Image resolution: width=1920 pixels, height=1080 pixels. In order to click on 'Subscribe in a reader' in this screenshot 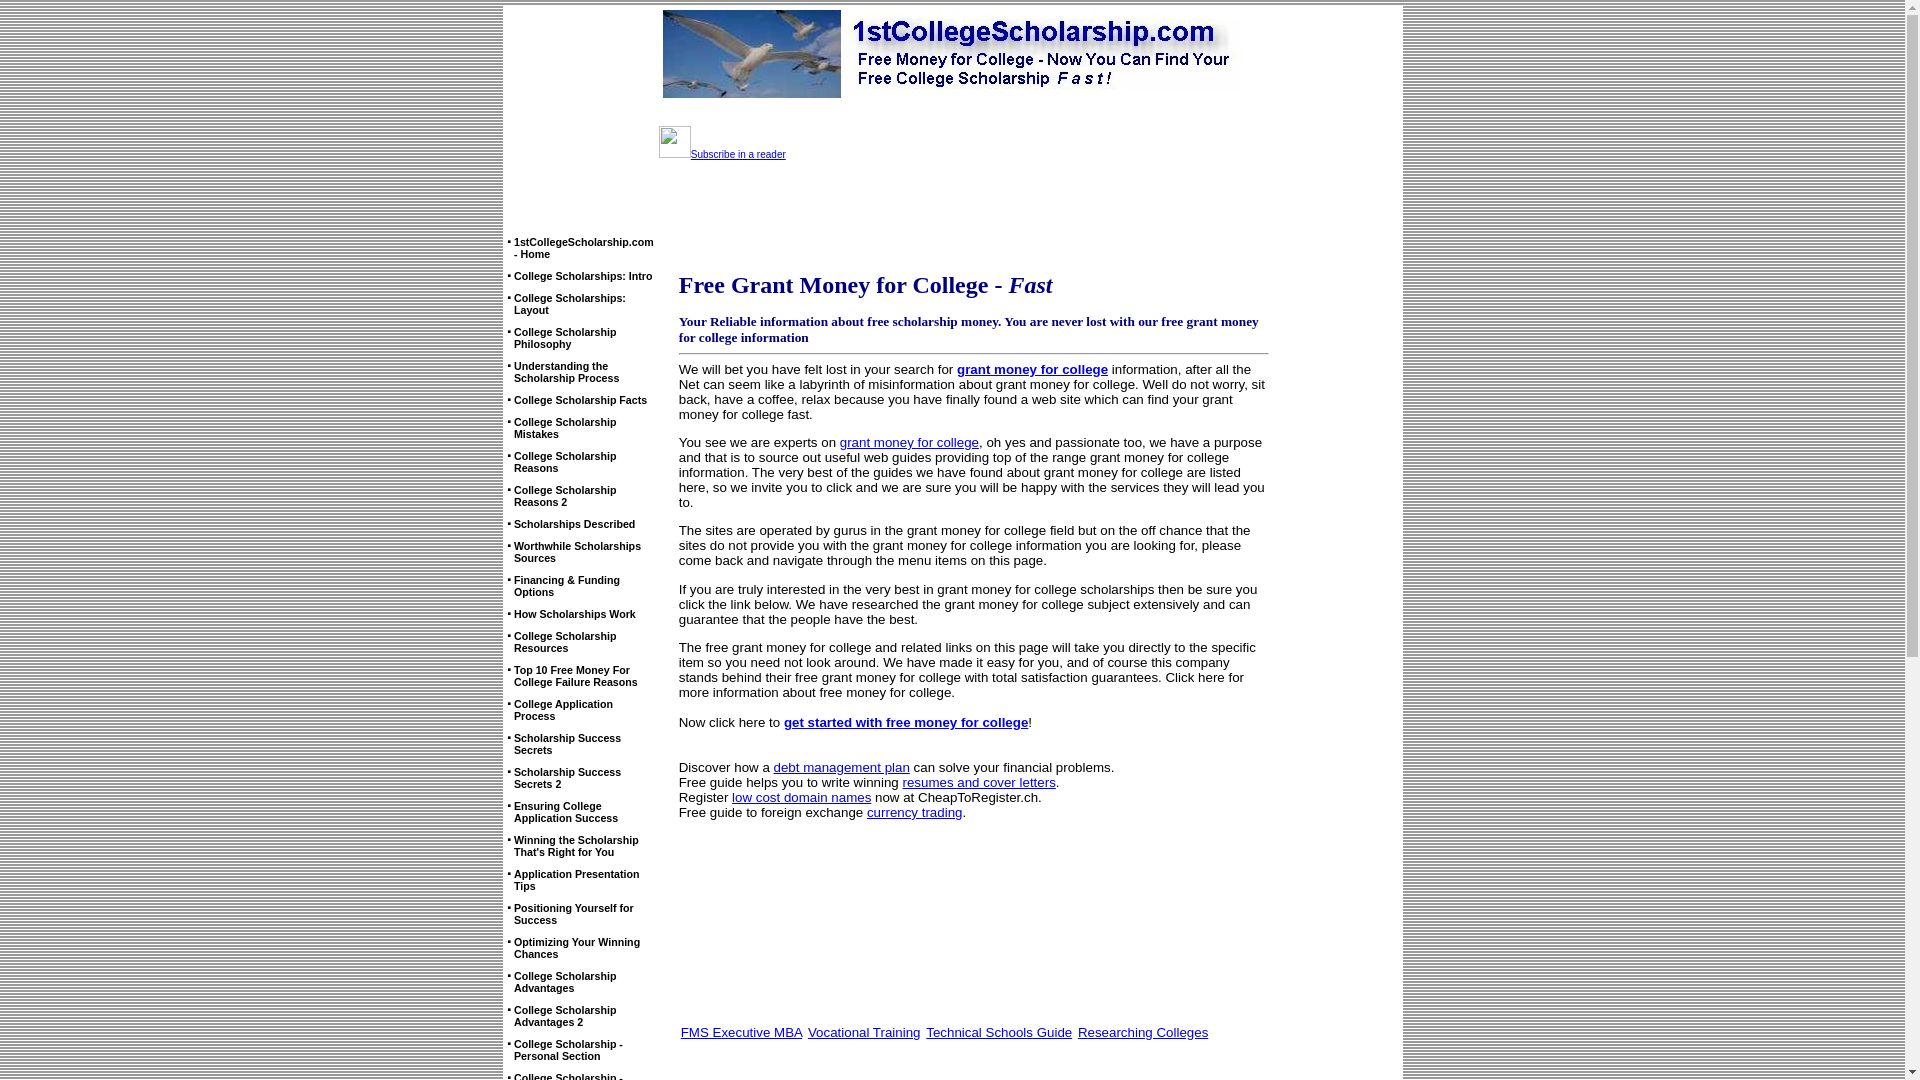, I will do `click(721, 151)`.